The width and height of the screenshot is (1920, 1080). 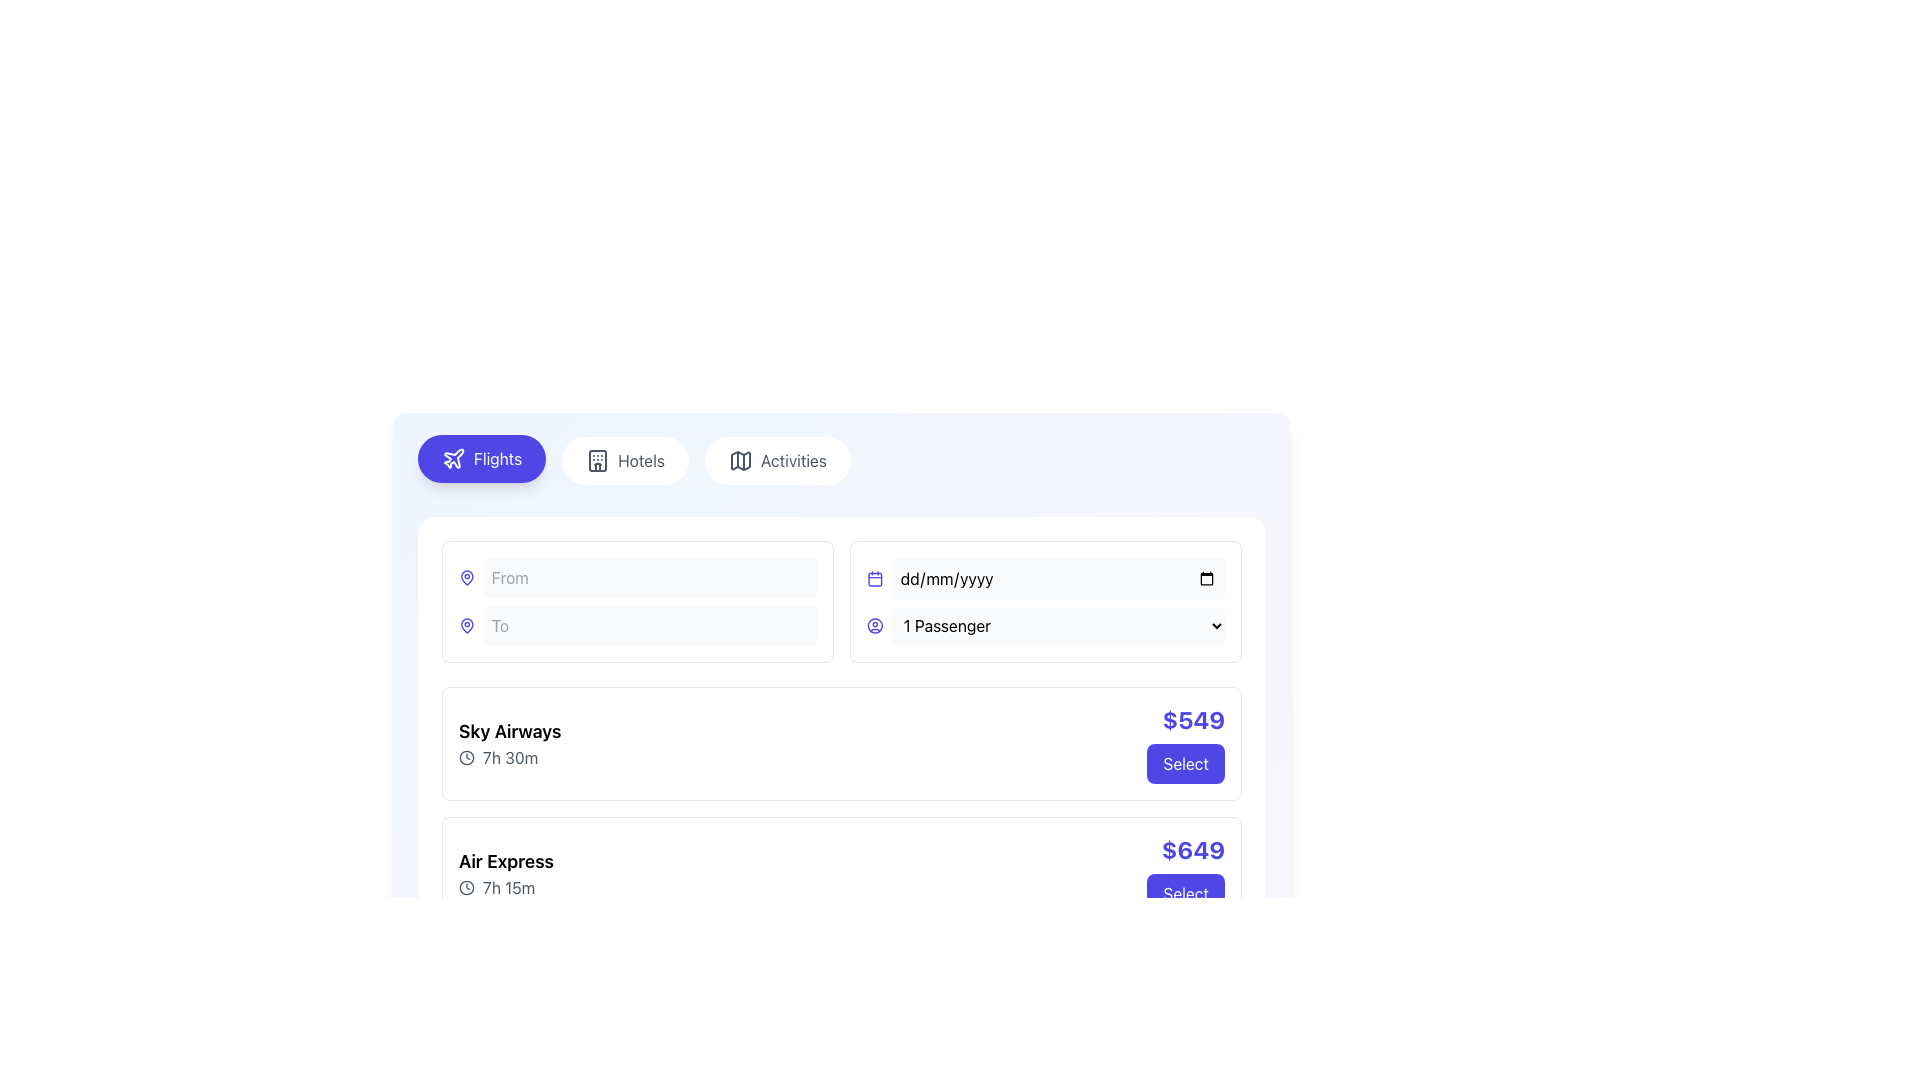 I want to click on text label indicating the cost associated with the flight option, which is located in the top-right corner of the selection card above the 'Select' button, so click(x=1186, y=720).